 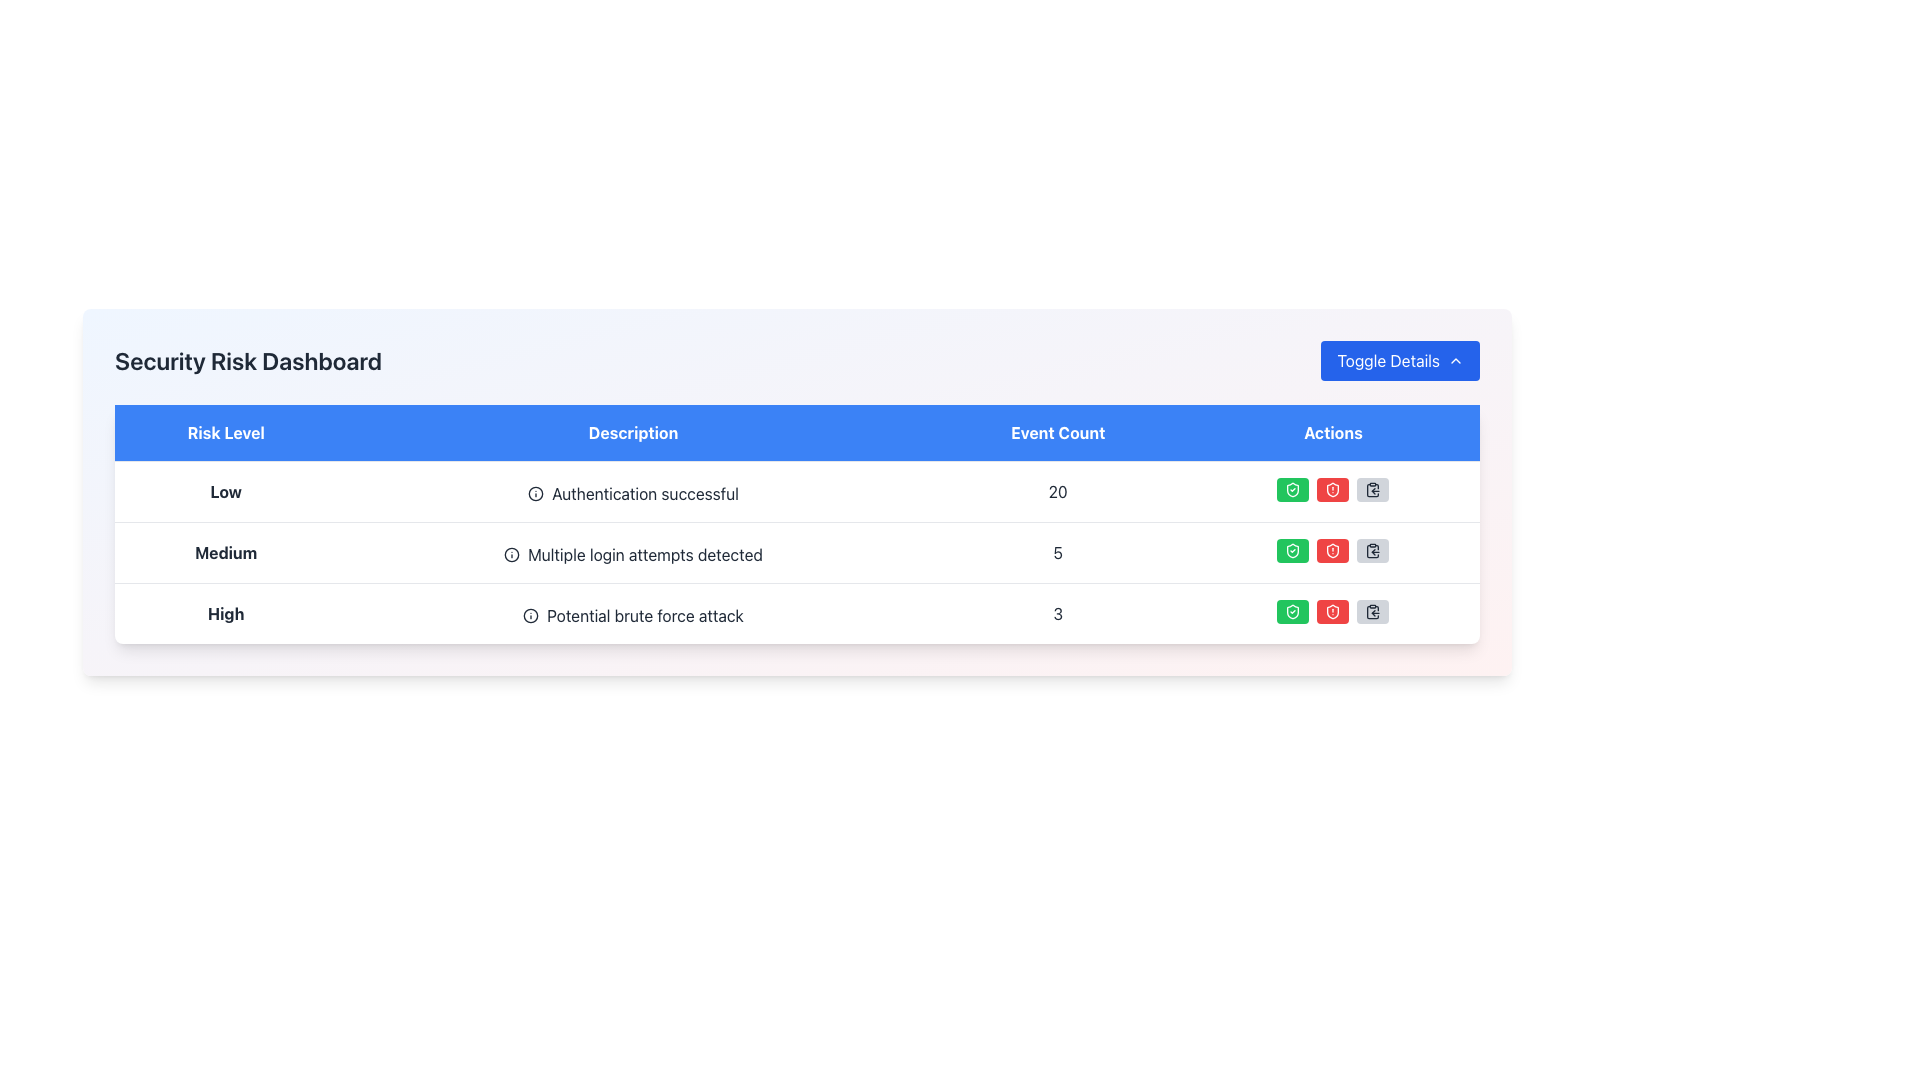 What do you see at coordinates (632, 615) in the screenshot?
I see `the text 'Potential brute force attack' for accessibility purposes` at bounding box center [632, 615].